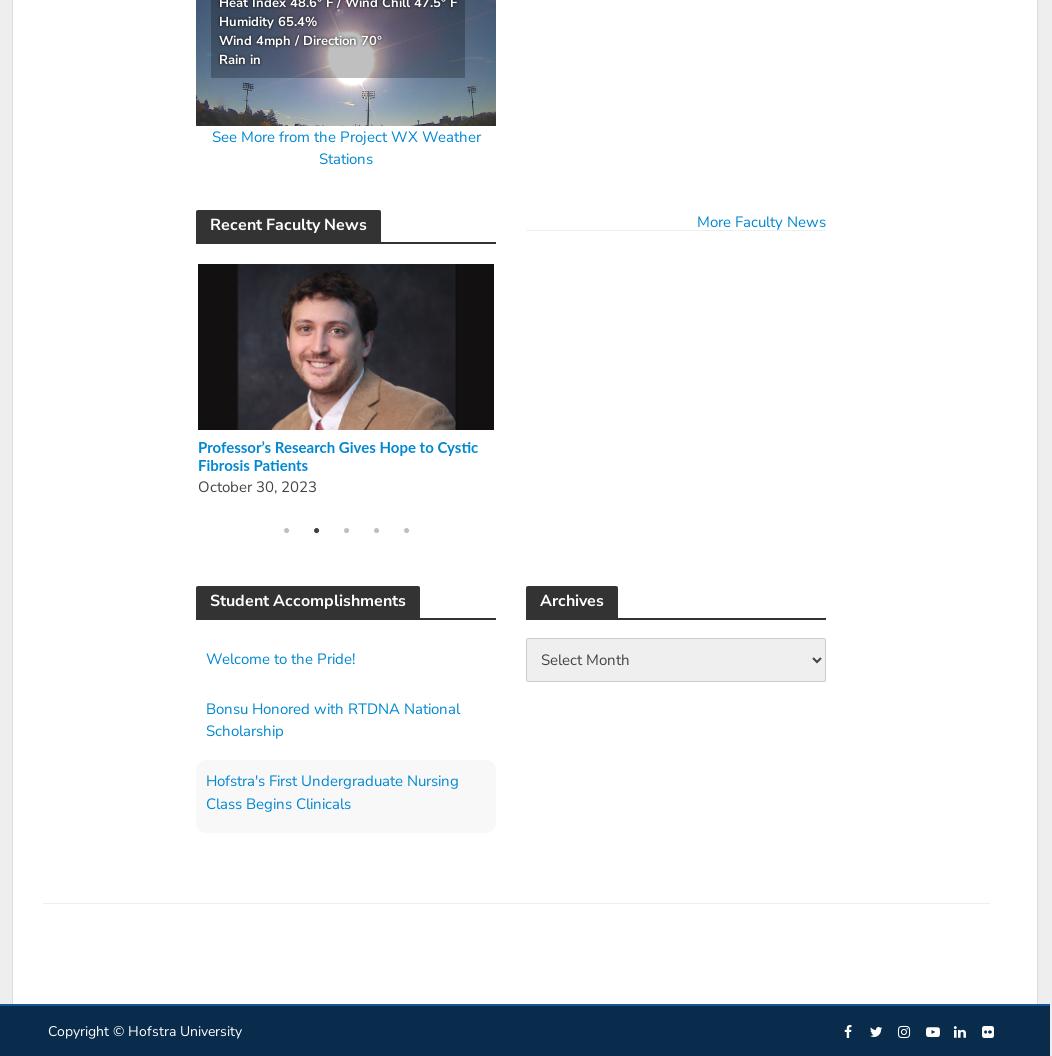 The height and width of the screenshot is (1056, 1052). Describe the element at coordinates (554, 467) in the screenshot. I see `'October 24, 2023'` at that location.